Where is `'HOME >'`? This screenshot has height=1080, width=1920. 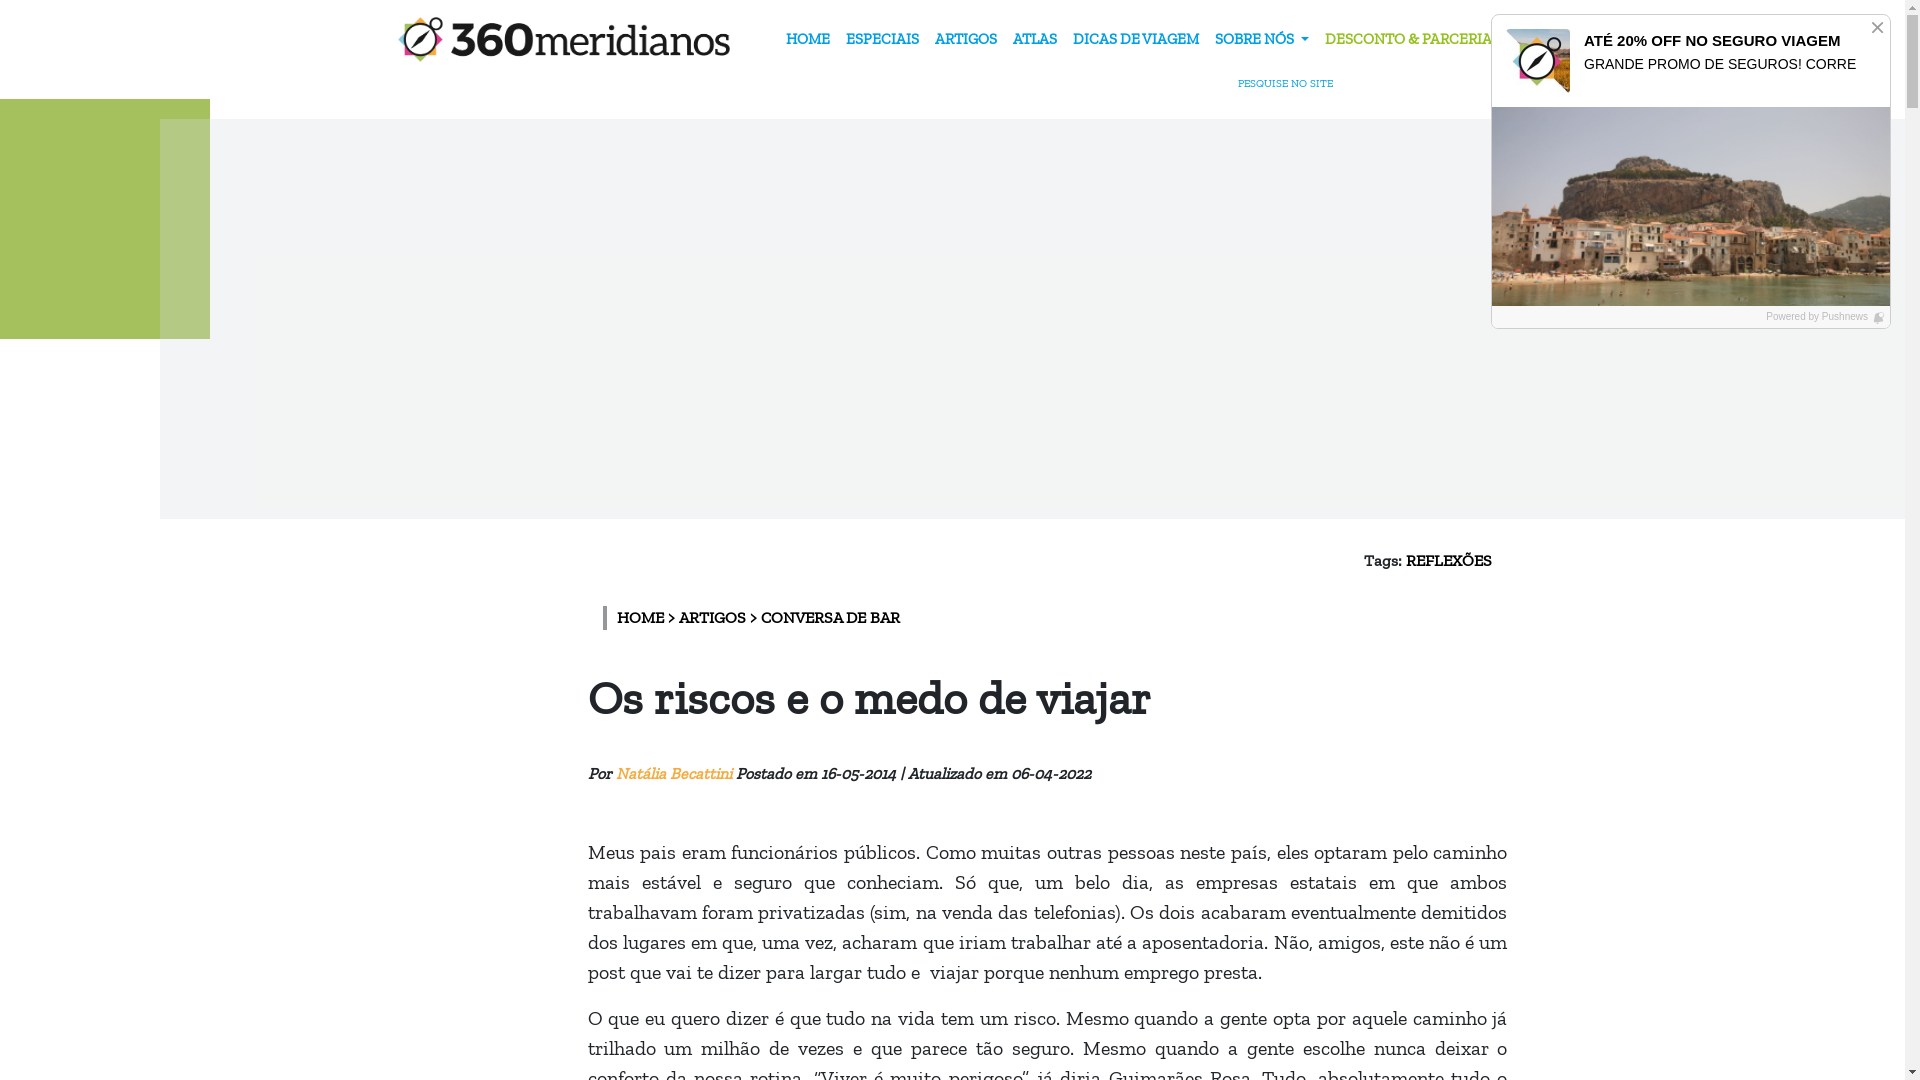
'HOME >' is located at coordinates (614, 616).